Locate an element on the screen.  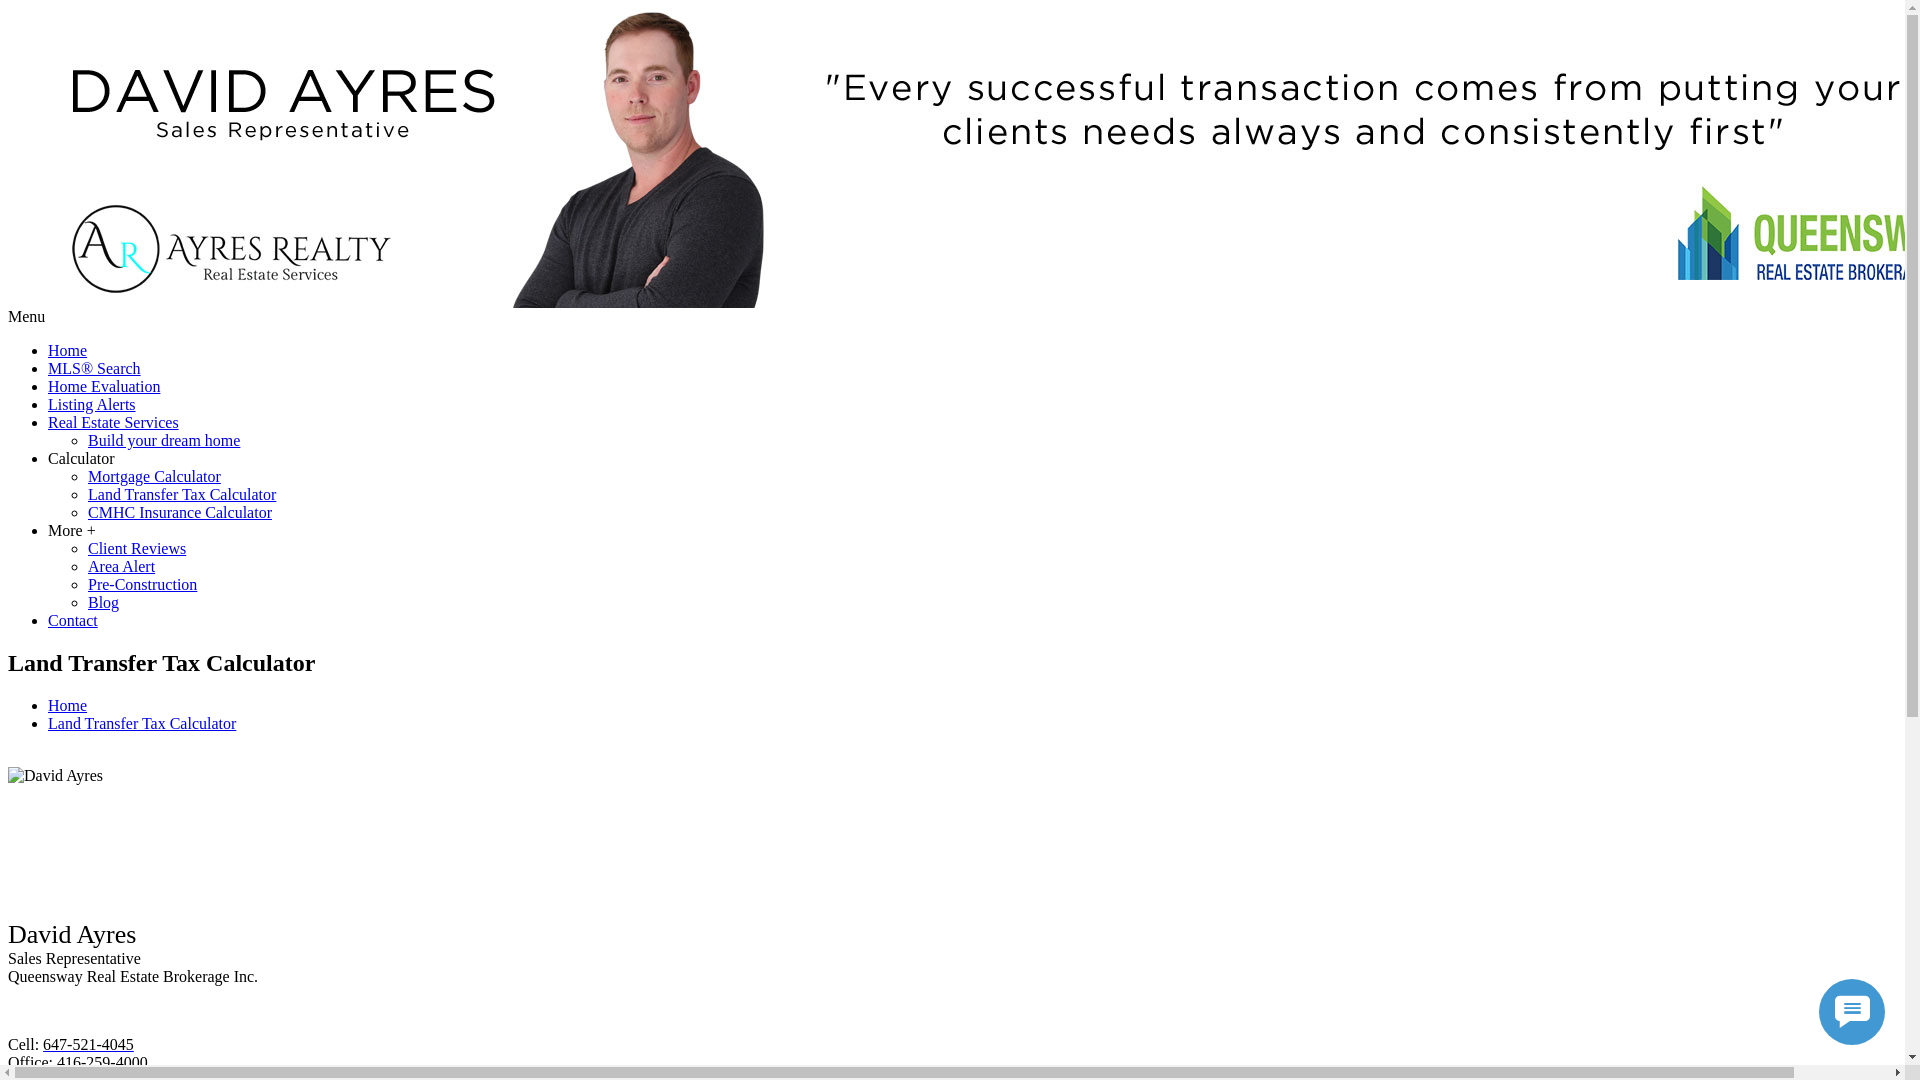
'Blog' is located at coordinates (102, 601).